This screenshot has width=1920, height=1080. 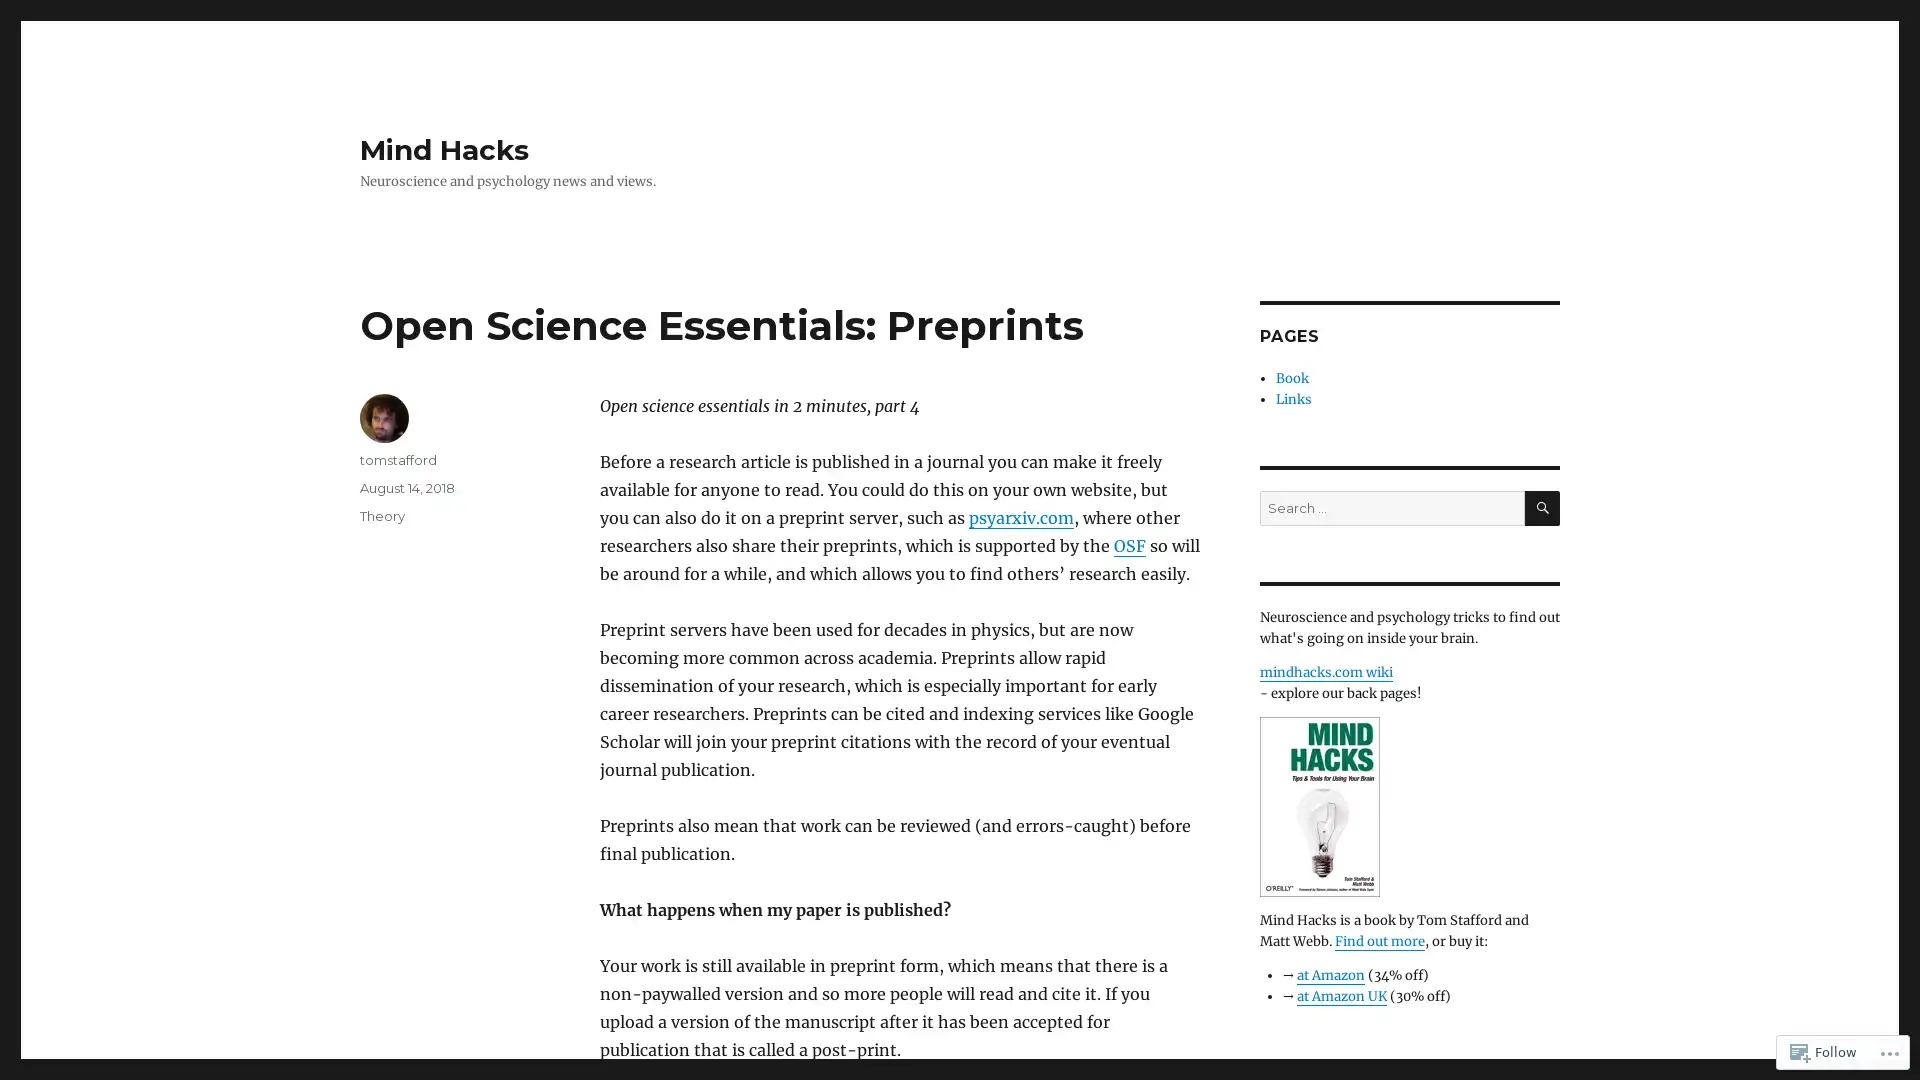 I want to click on SEARCH, so click(x=1541, y=507).